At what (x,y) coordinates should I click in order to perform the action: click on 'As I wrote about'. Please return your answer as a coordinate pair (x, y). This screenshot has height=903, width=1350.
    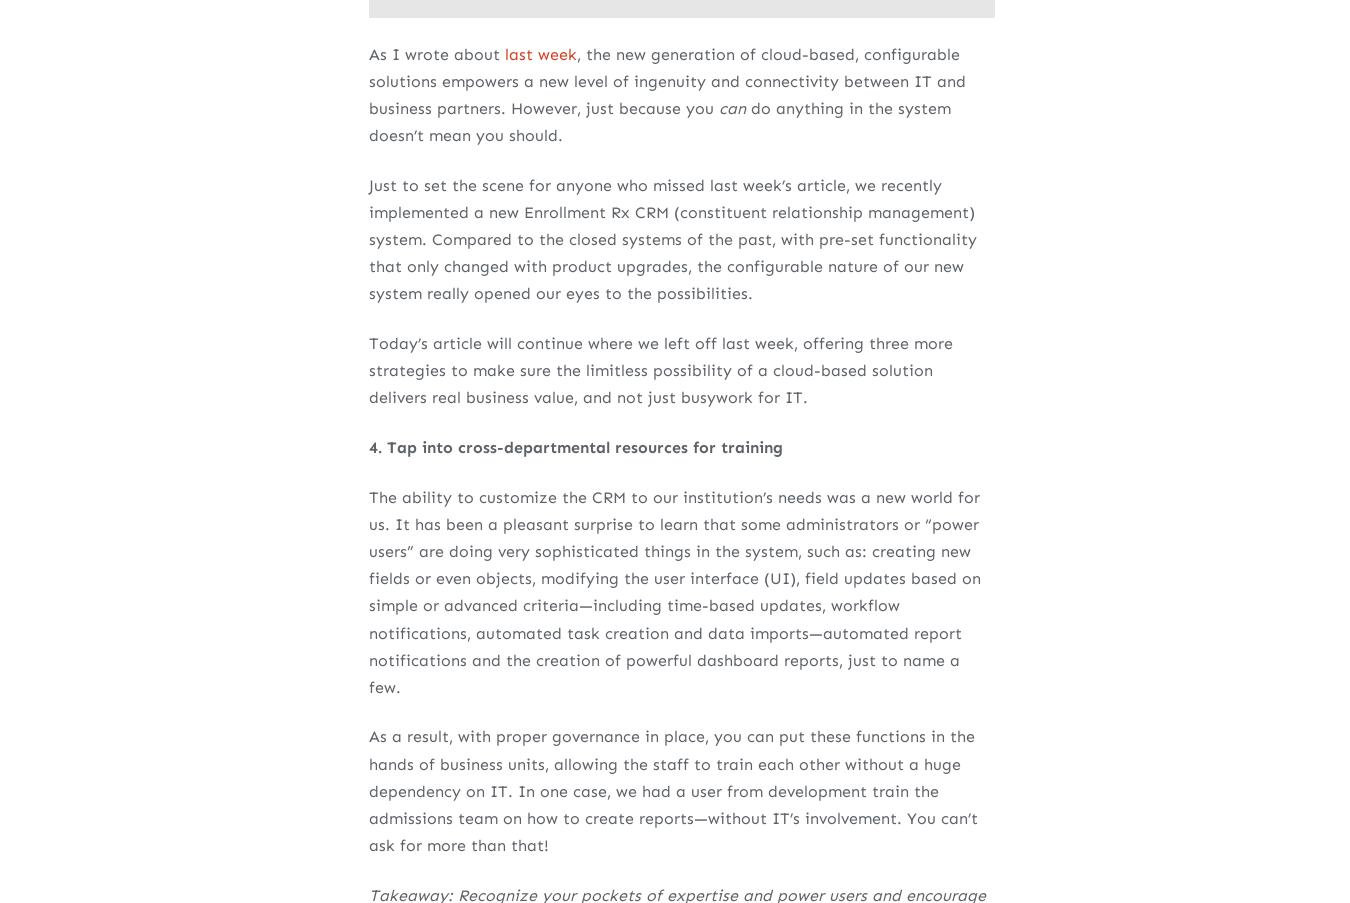
    Looking at the image, I should click on (368, 52).